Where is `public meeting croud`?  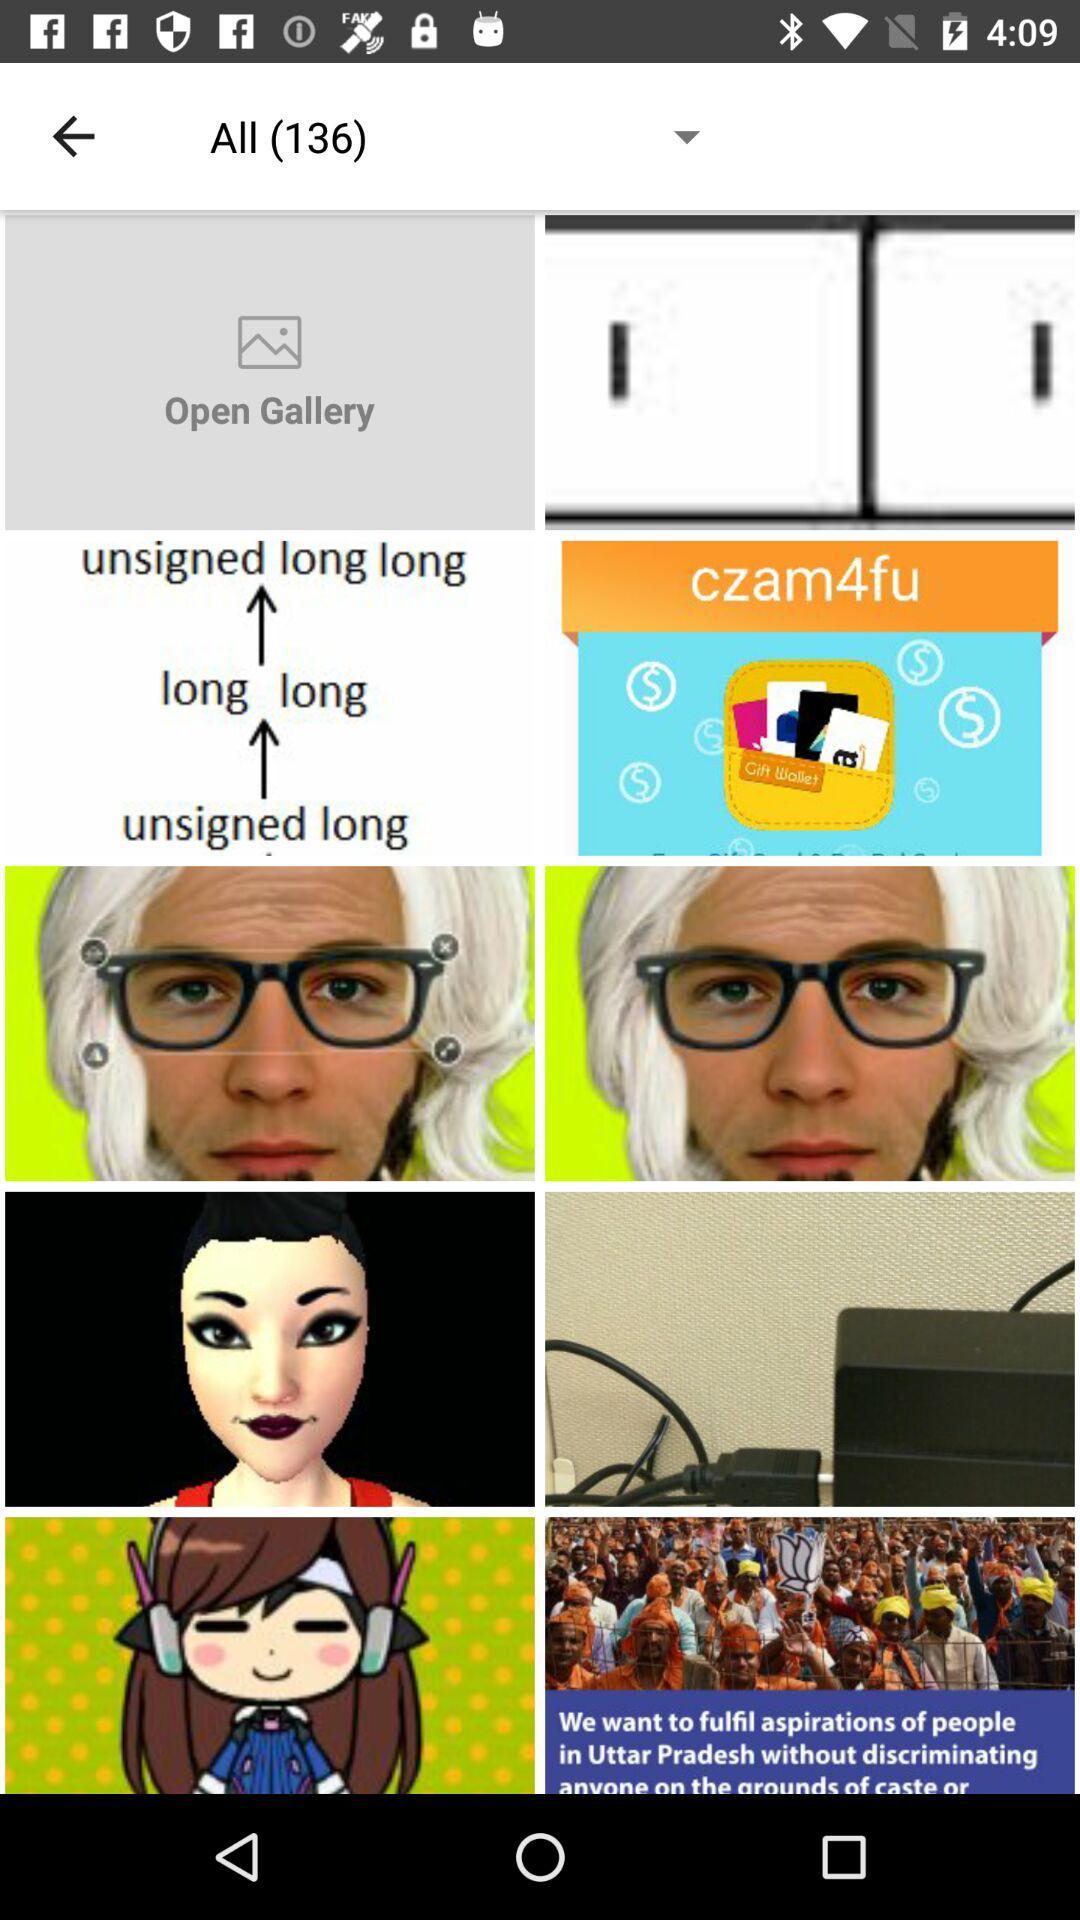
public meeting croud is located at coordinates (810, 1655).